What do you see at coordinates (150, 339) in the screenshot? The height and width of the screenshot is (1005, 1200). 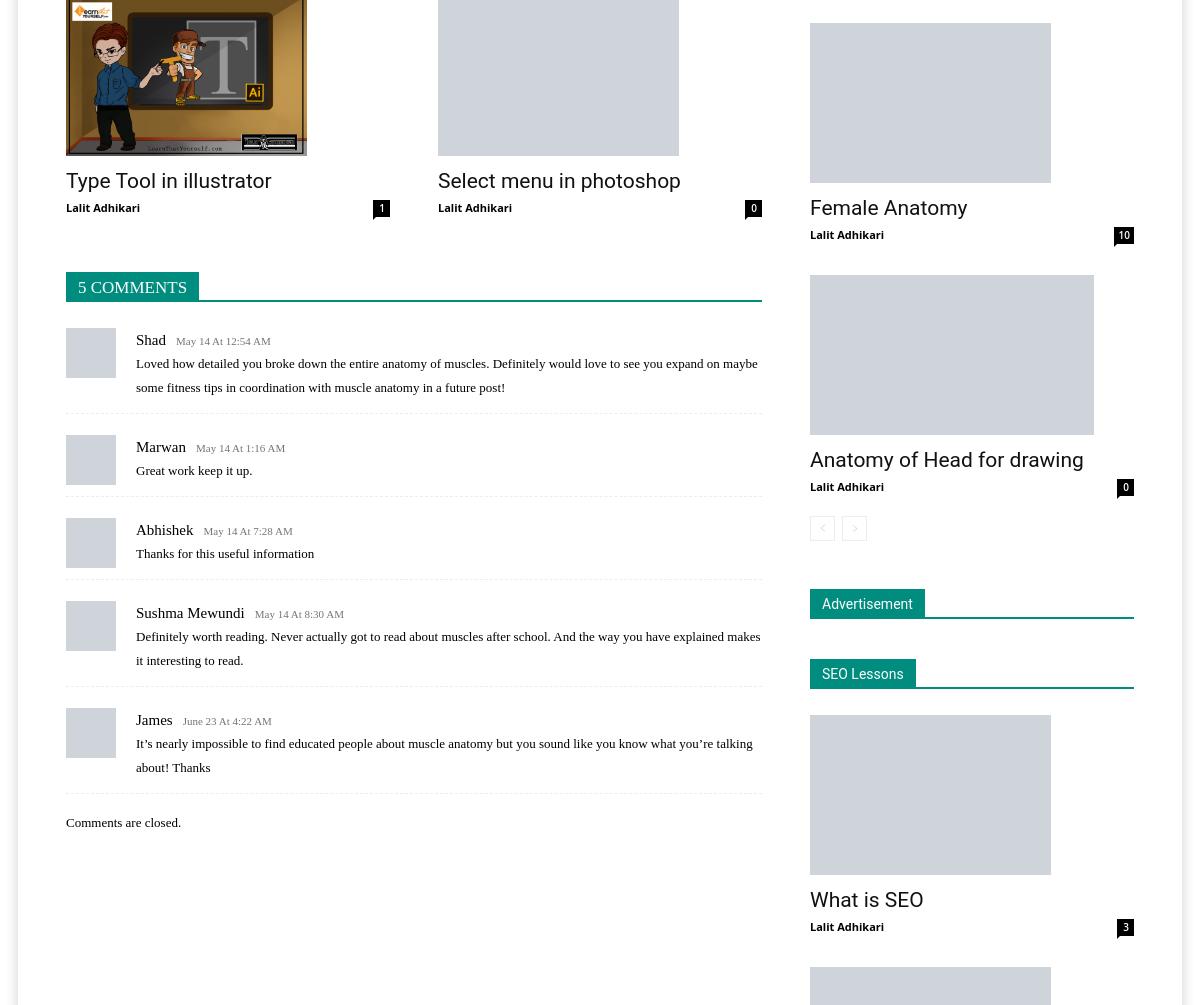 I see `'Shad'` at bounding box center [150, 339].